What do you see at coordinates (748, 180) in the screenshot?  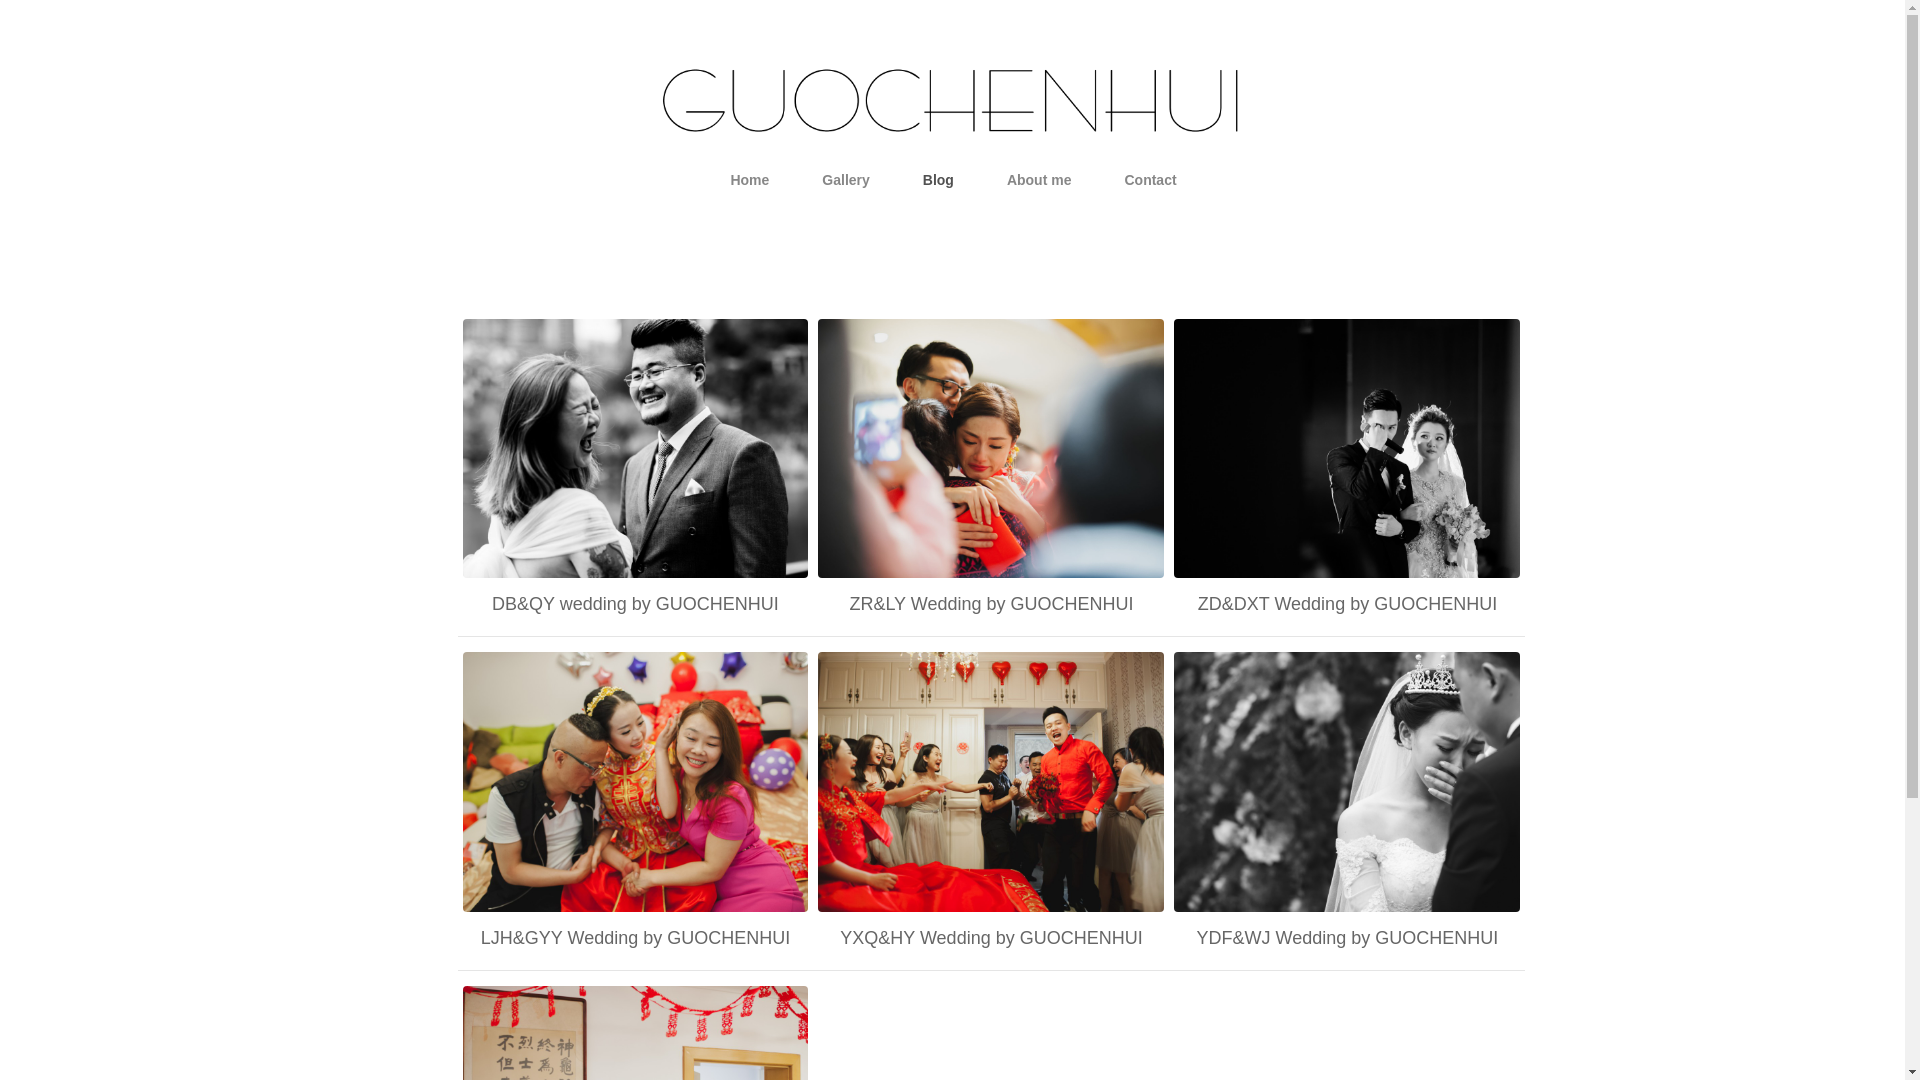 I see `'Home'` at bounding box center [748, 180].